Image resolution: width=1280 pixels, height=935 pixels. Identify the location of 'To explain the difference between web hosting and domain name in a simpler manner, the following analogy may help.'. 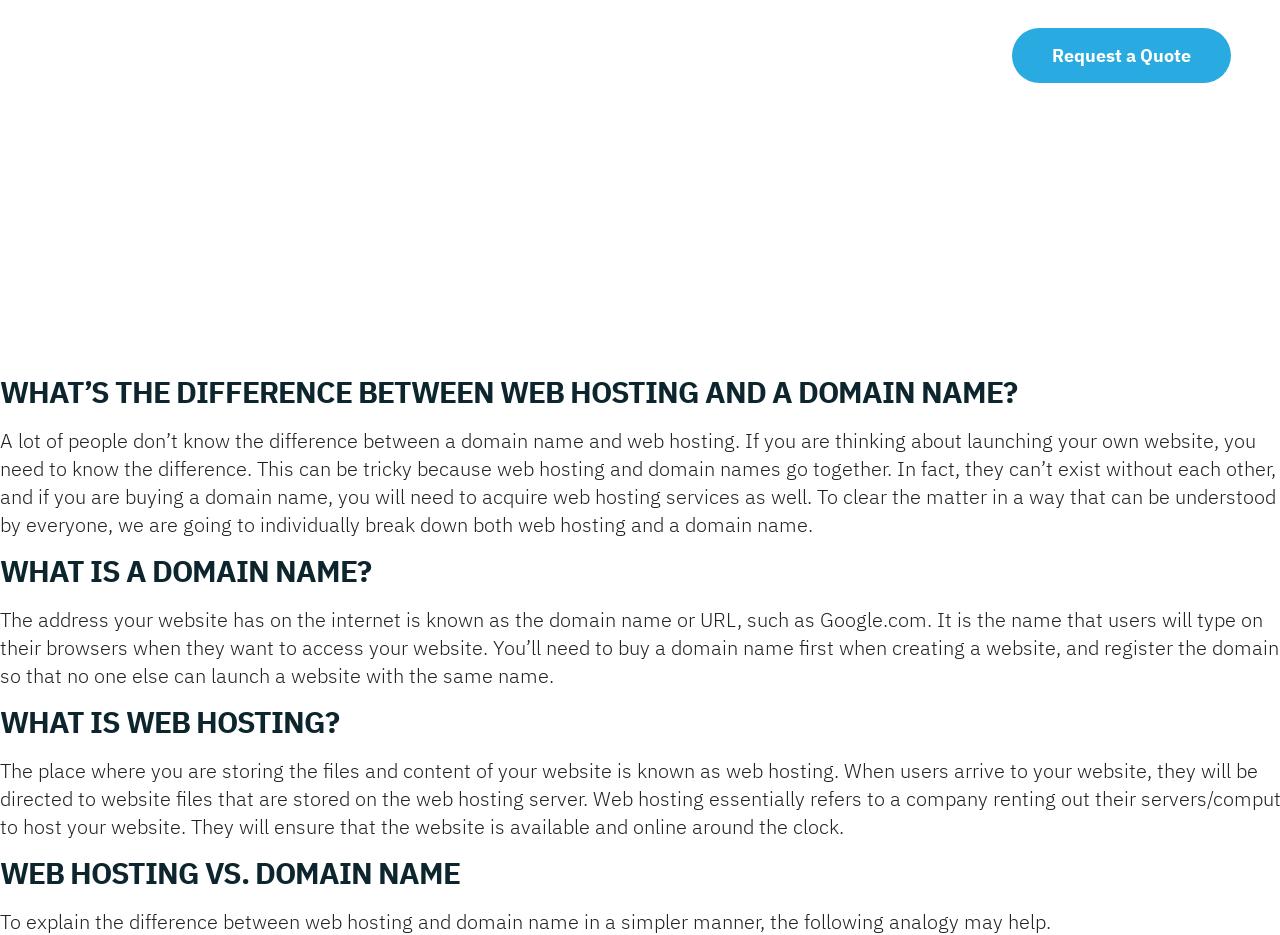
(525, 921).